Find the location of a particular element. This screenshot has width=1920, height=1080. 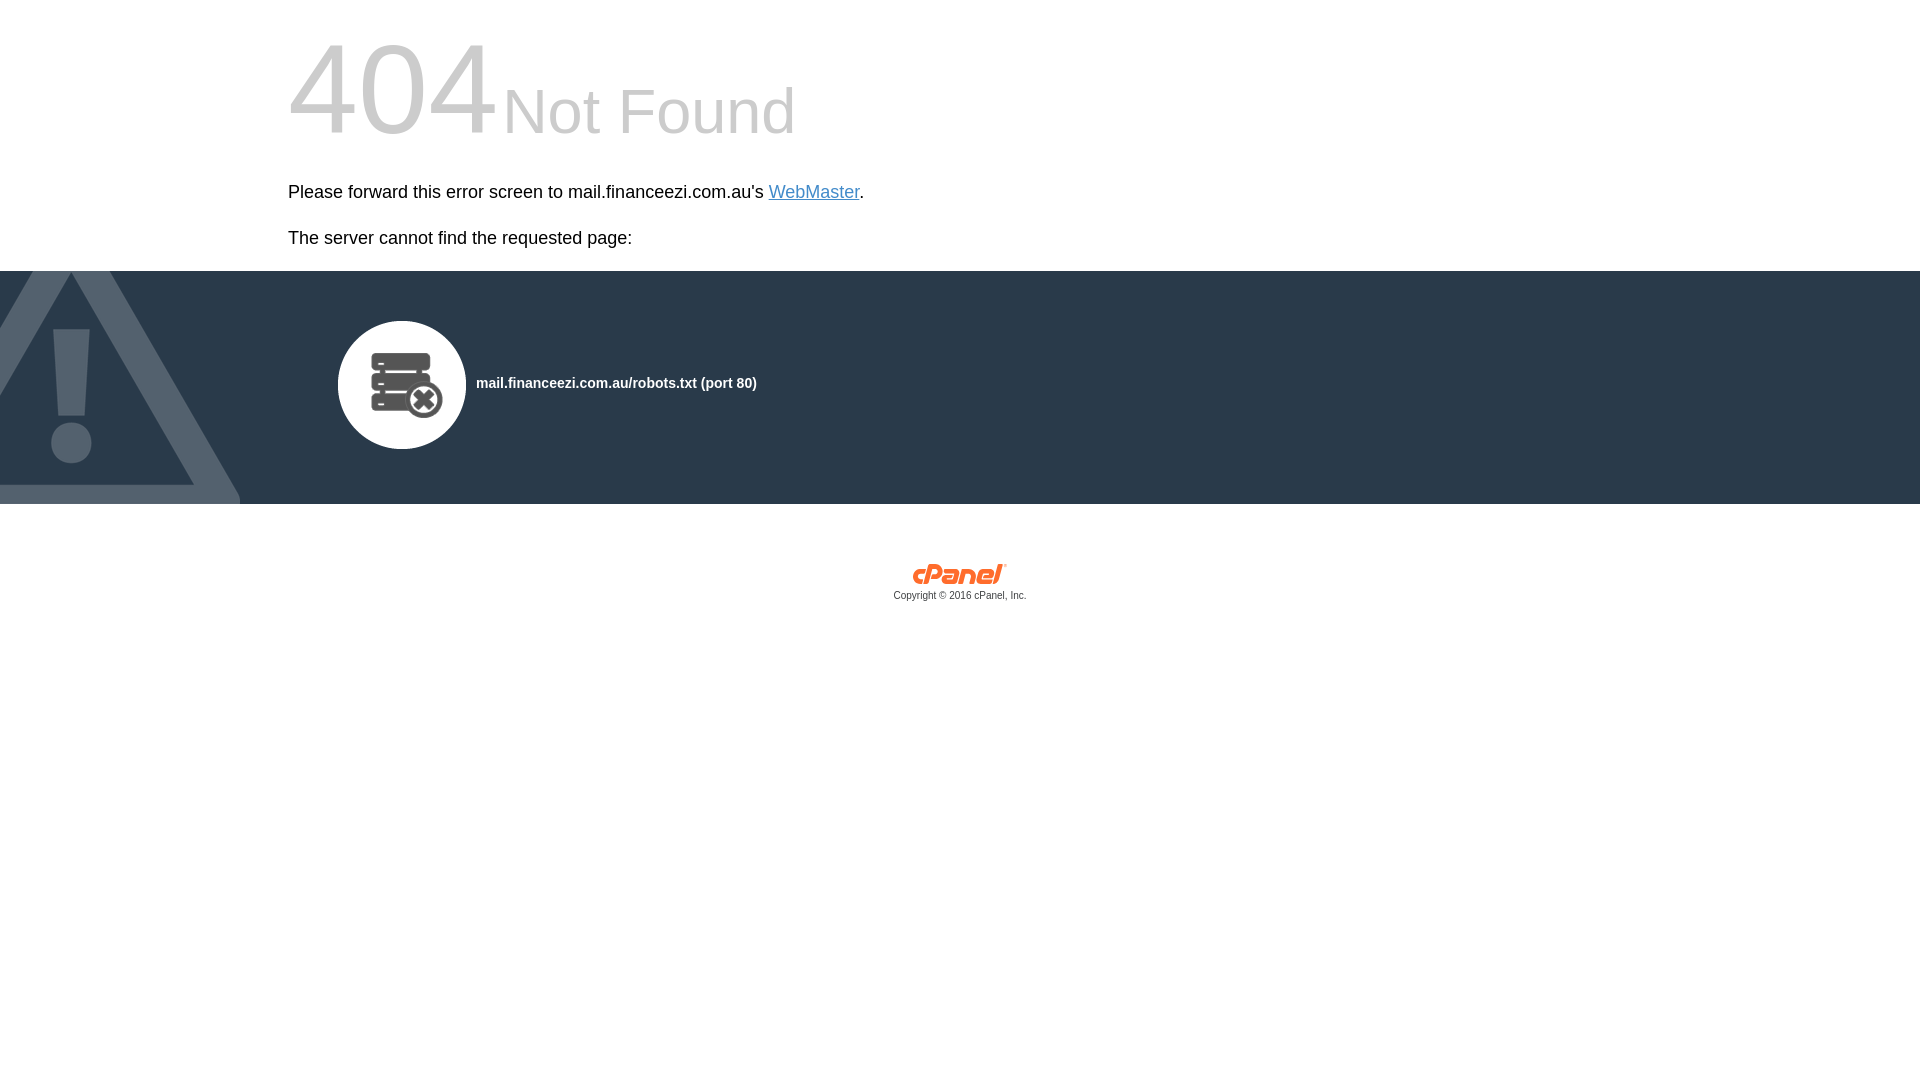

'WebMaster' is located at coordinates (814, 192).